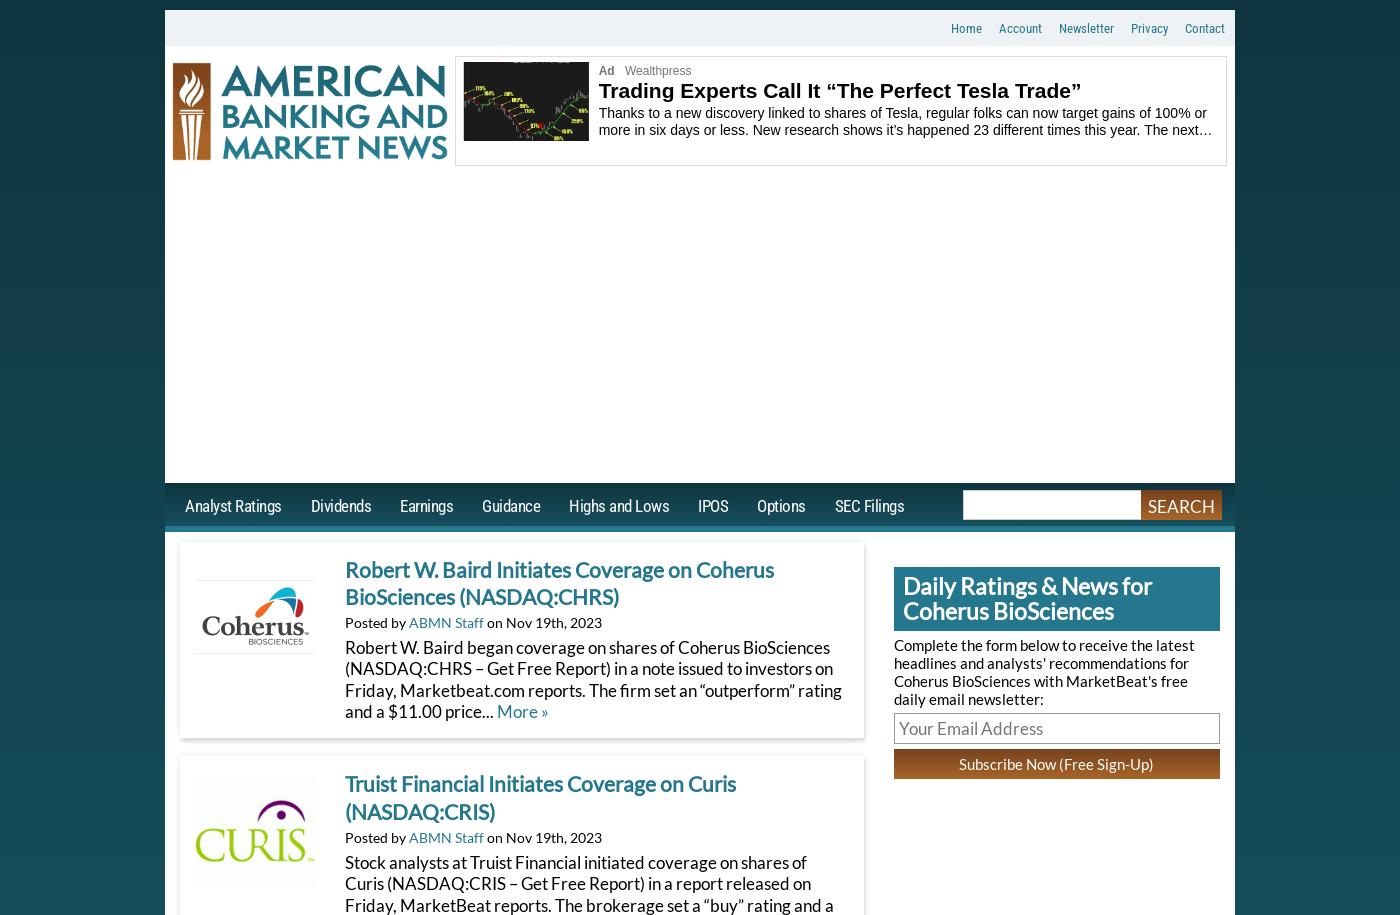 Image resolution: width=1400 pixels, height=915 pixels. Describe the element at coordinates (618, 503) in the screenshot. I see `'Highs and Lows'` at that location.